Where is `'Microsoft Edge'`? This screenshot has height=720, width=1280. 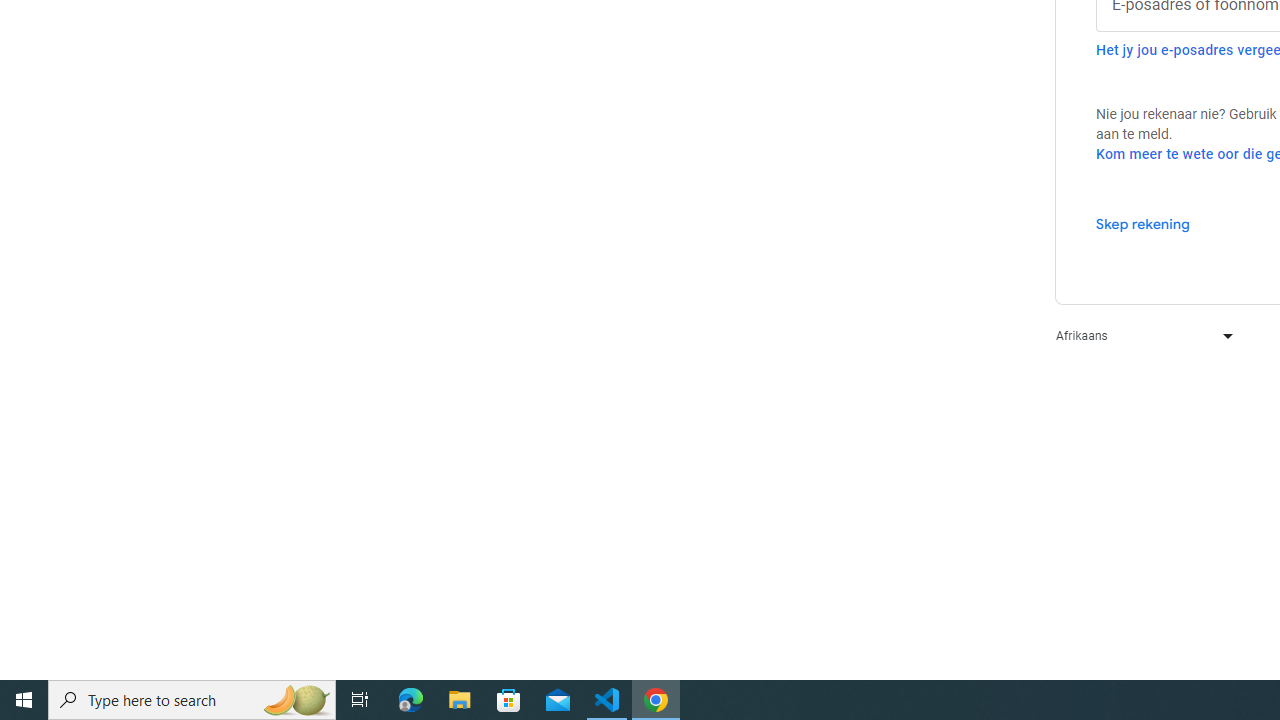 'Microsoft Edge' is located at coordinates (410, 698).